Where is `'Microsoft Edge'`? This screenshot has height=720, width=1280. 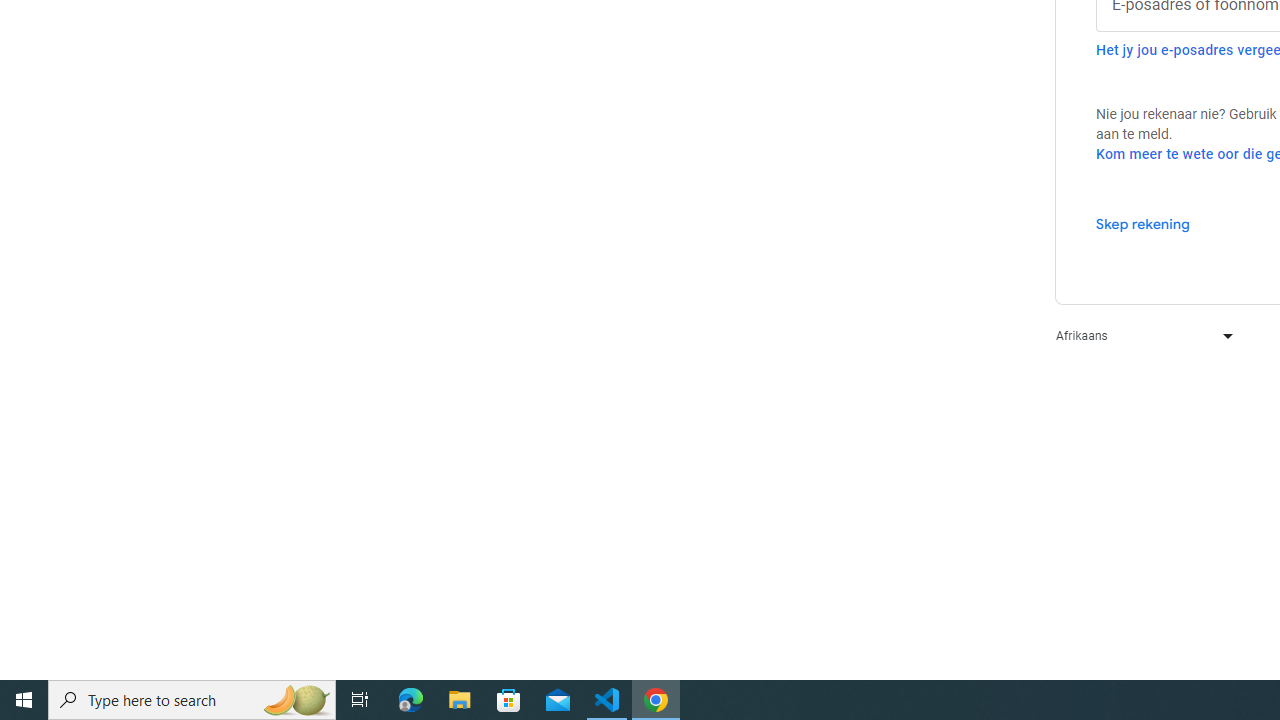 'Microsoft Edge' is located at coordinates (410, 698).